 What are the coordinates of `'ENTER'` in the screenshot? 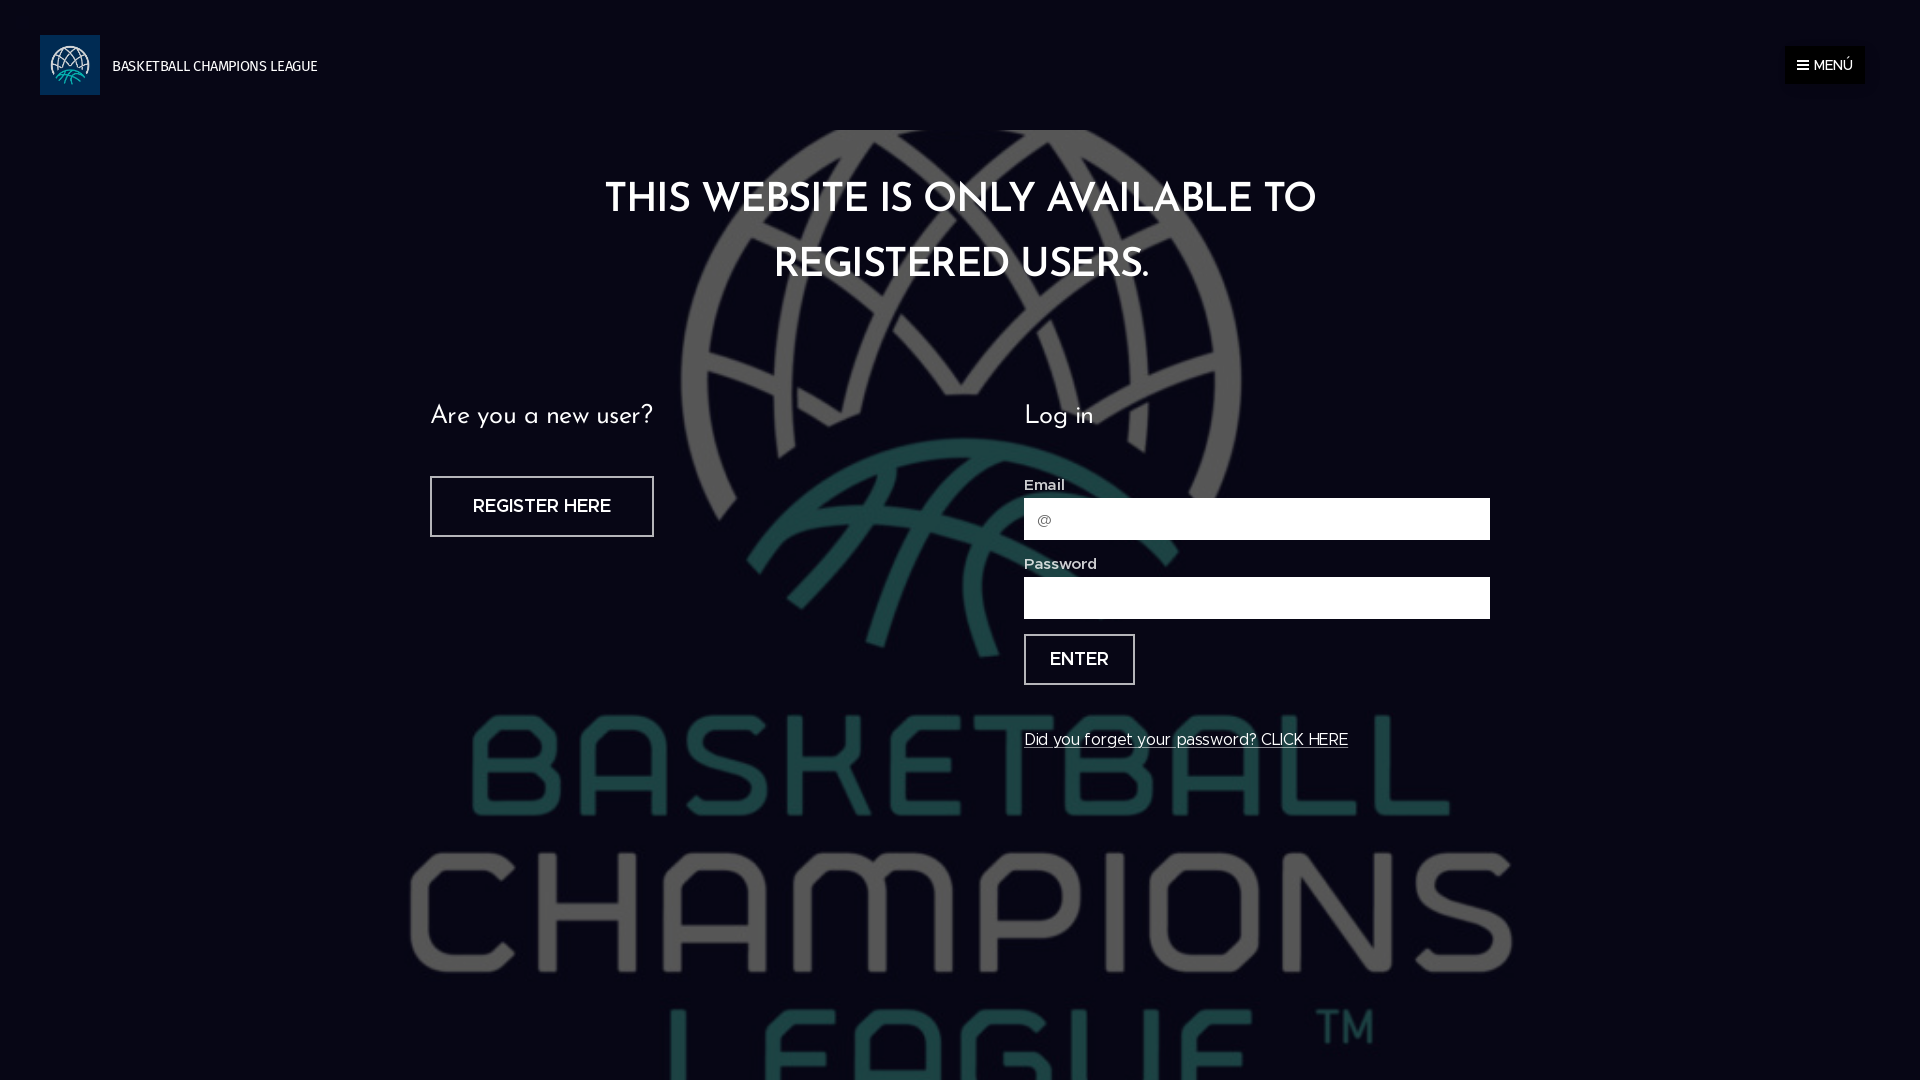 It's located at (1078, 659).